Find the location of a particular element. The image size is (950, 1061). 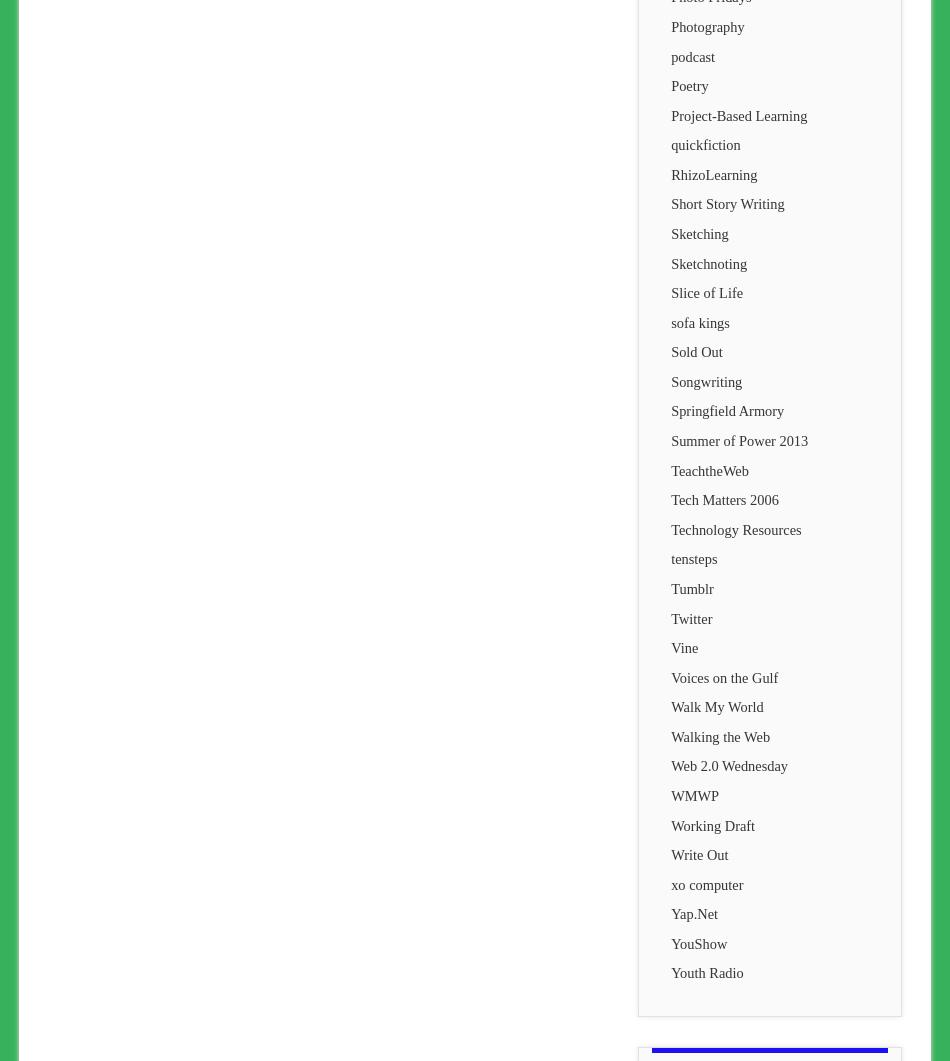

'Slice of Life' is located at coordinates (706, 292).